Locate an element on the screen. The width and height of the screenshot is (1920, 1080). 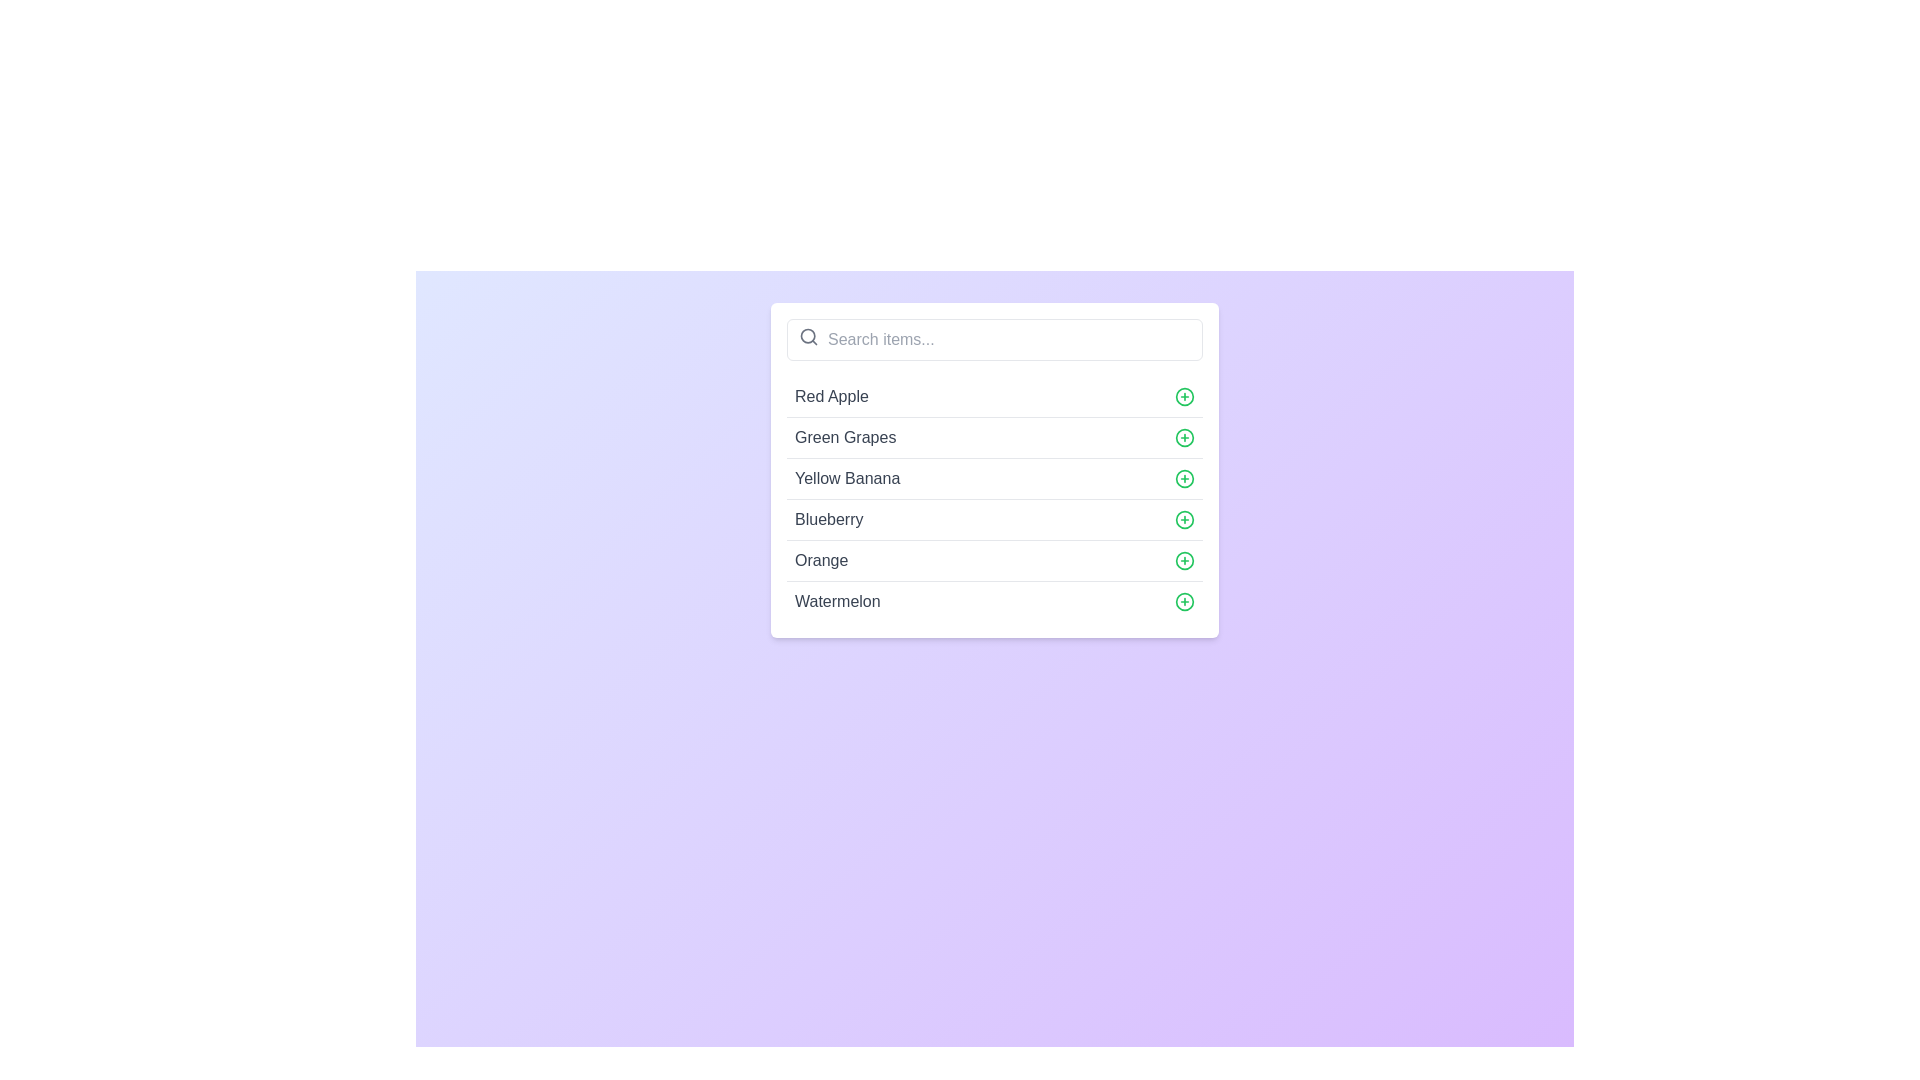
the list item representing 'Yellow Banana' located in the third row of a vertical list is located at coordinates (994, 470).